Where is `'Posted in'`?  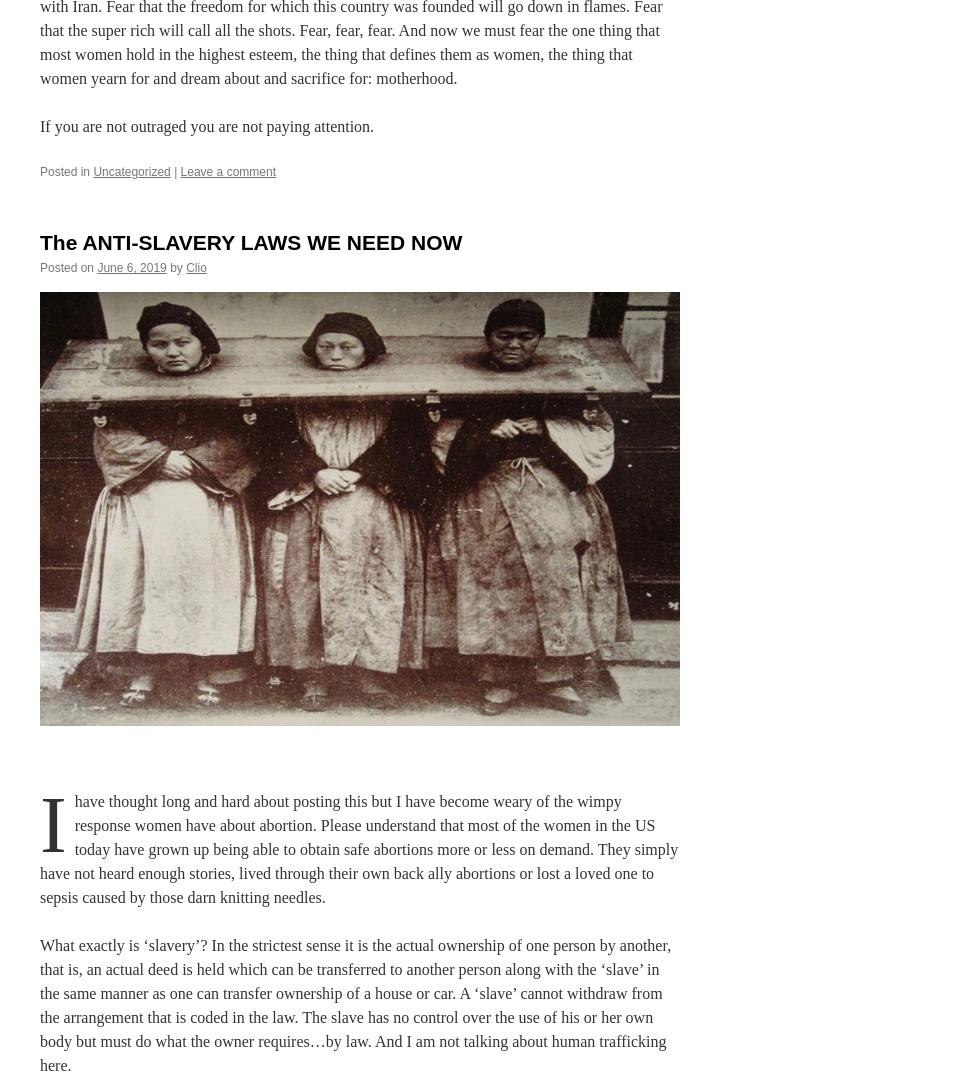 'Posted in' is located at coordinates (64, 170).